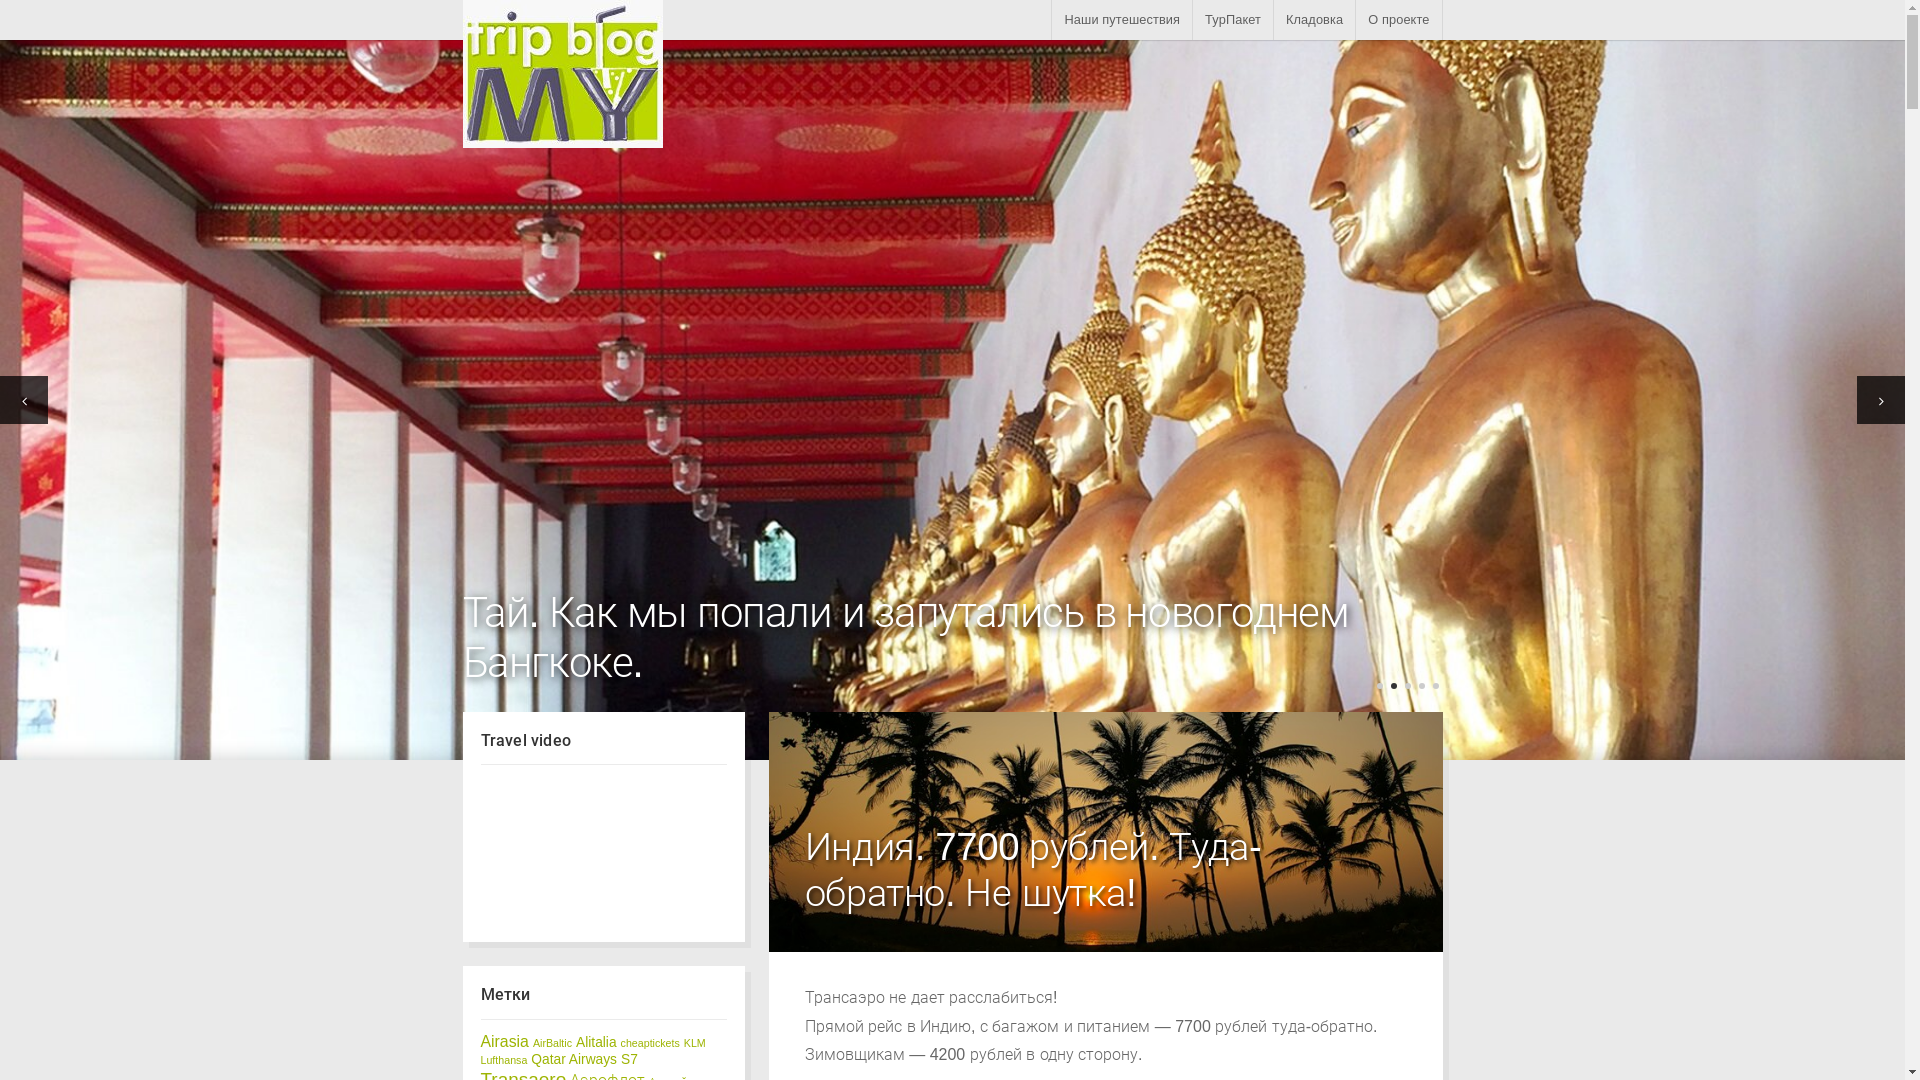  Describe the element at coordinates (503, 1059) in the screenshot. I see `'Lufthansa'` at that location.